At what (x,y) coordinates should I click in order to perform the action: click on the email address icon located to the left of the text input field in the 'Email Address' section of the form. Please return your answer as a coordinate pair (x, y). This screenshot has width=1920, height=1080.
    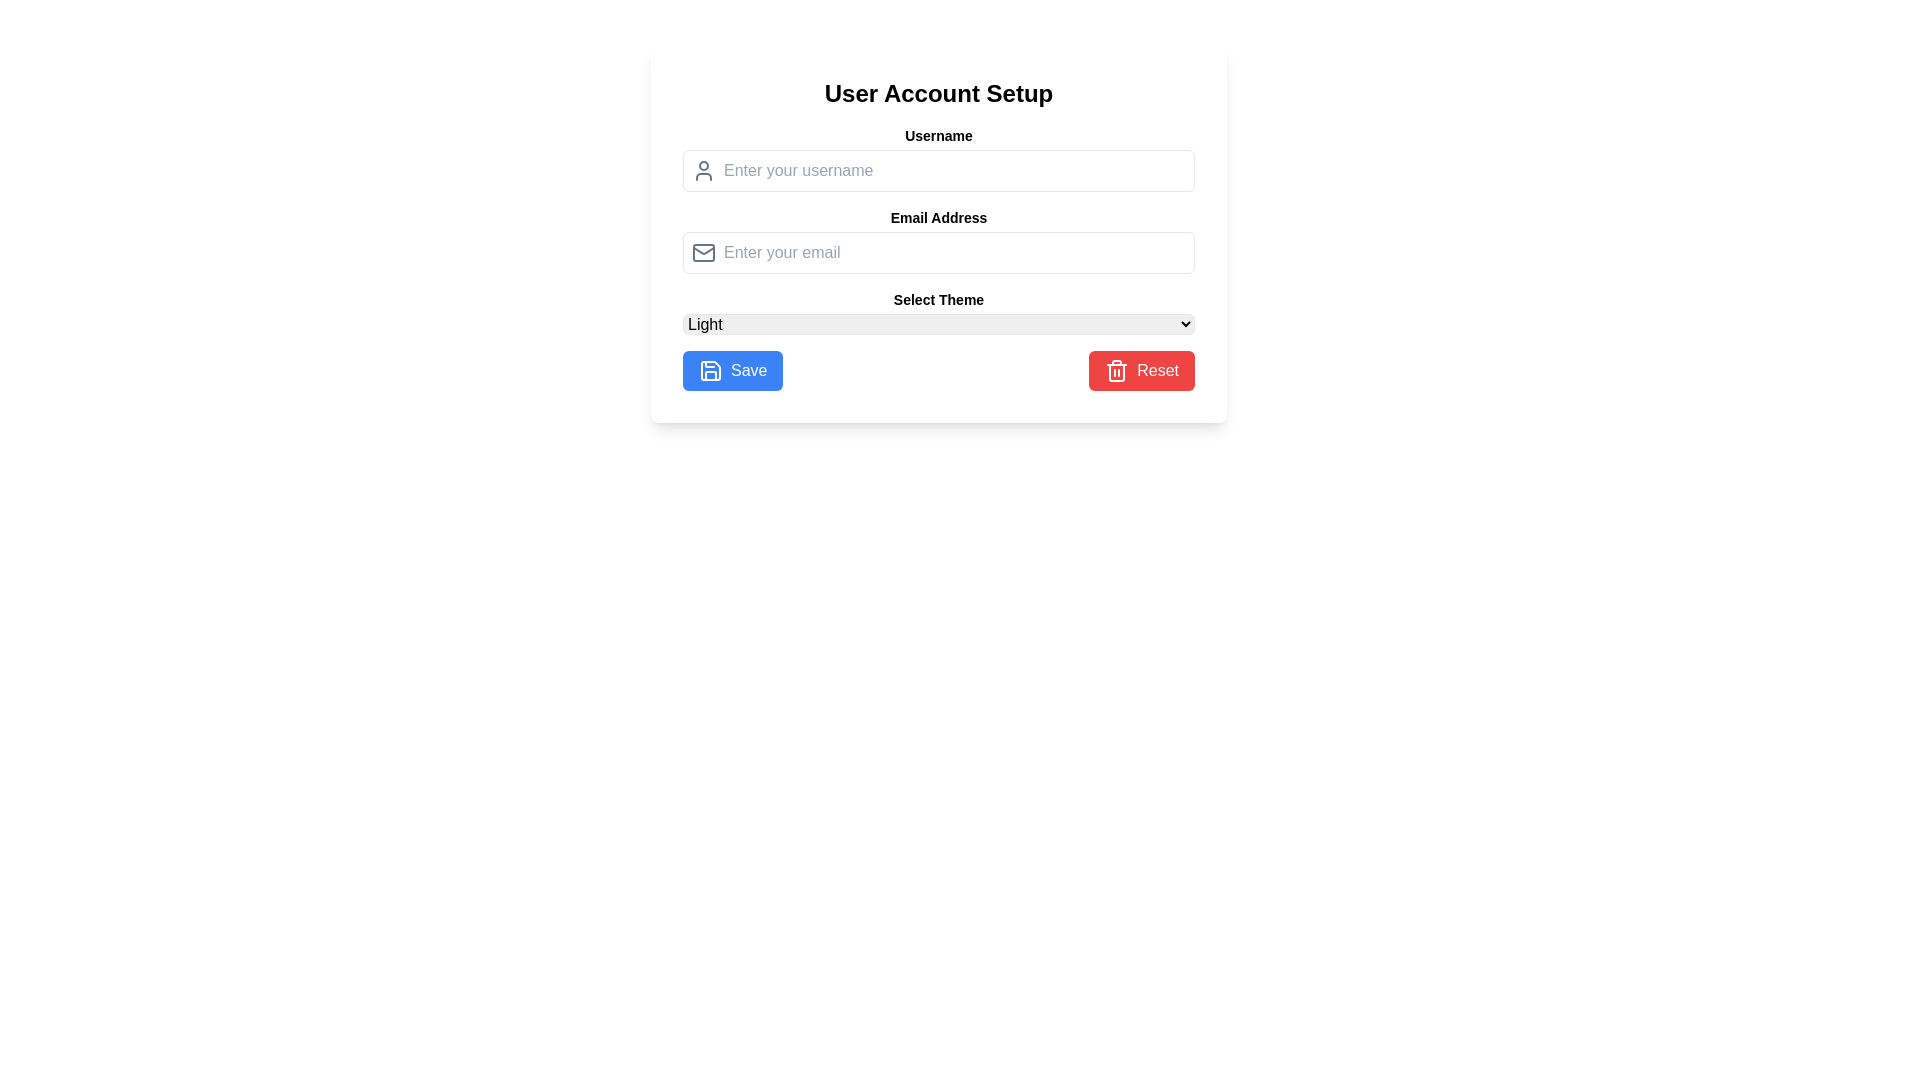
    Looking at the image, I should click on (704, 252).